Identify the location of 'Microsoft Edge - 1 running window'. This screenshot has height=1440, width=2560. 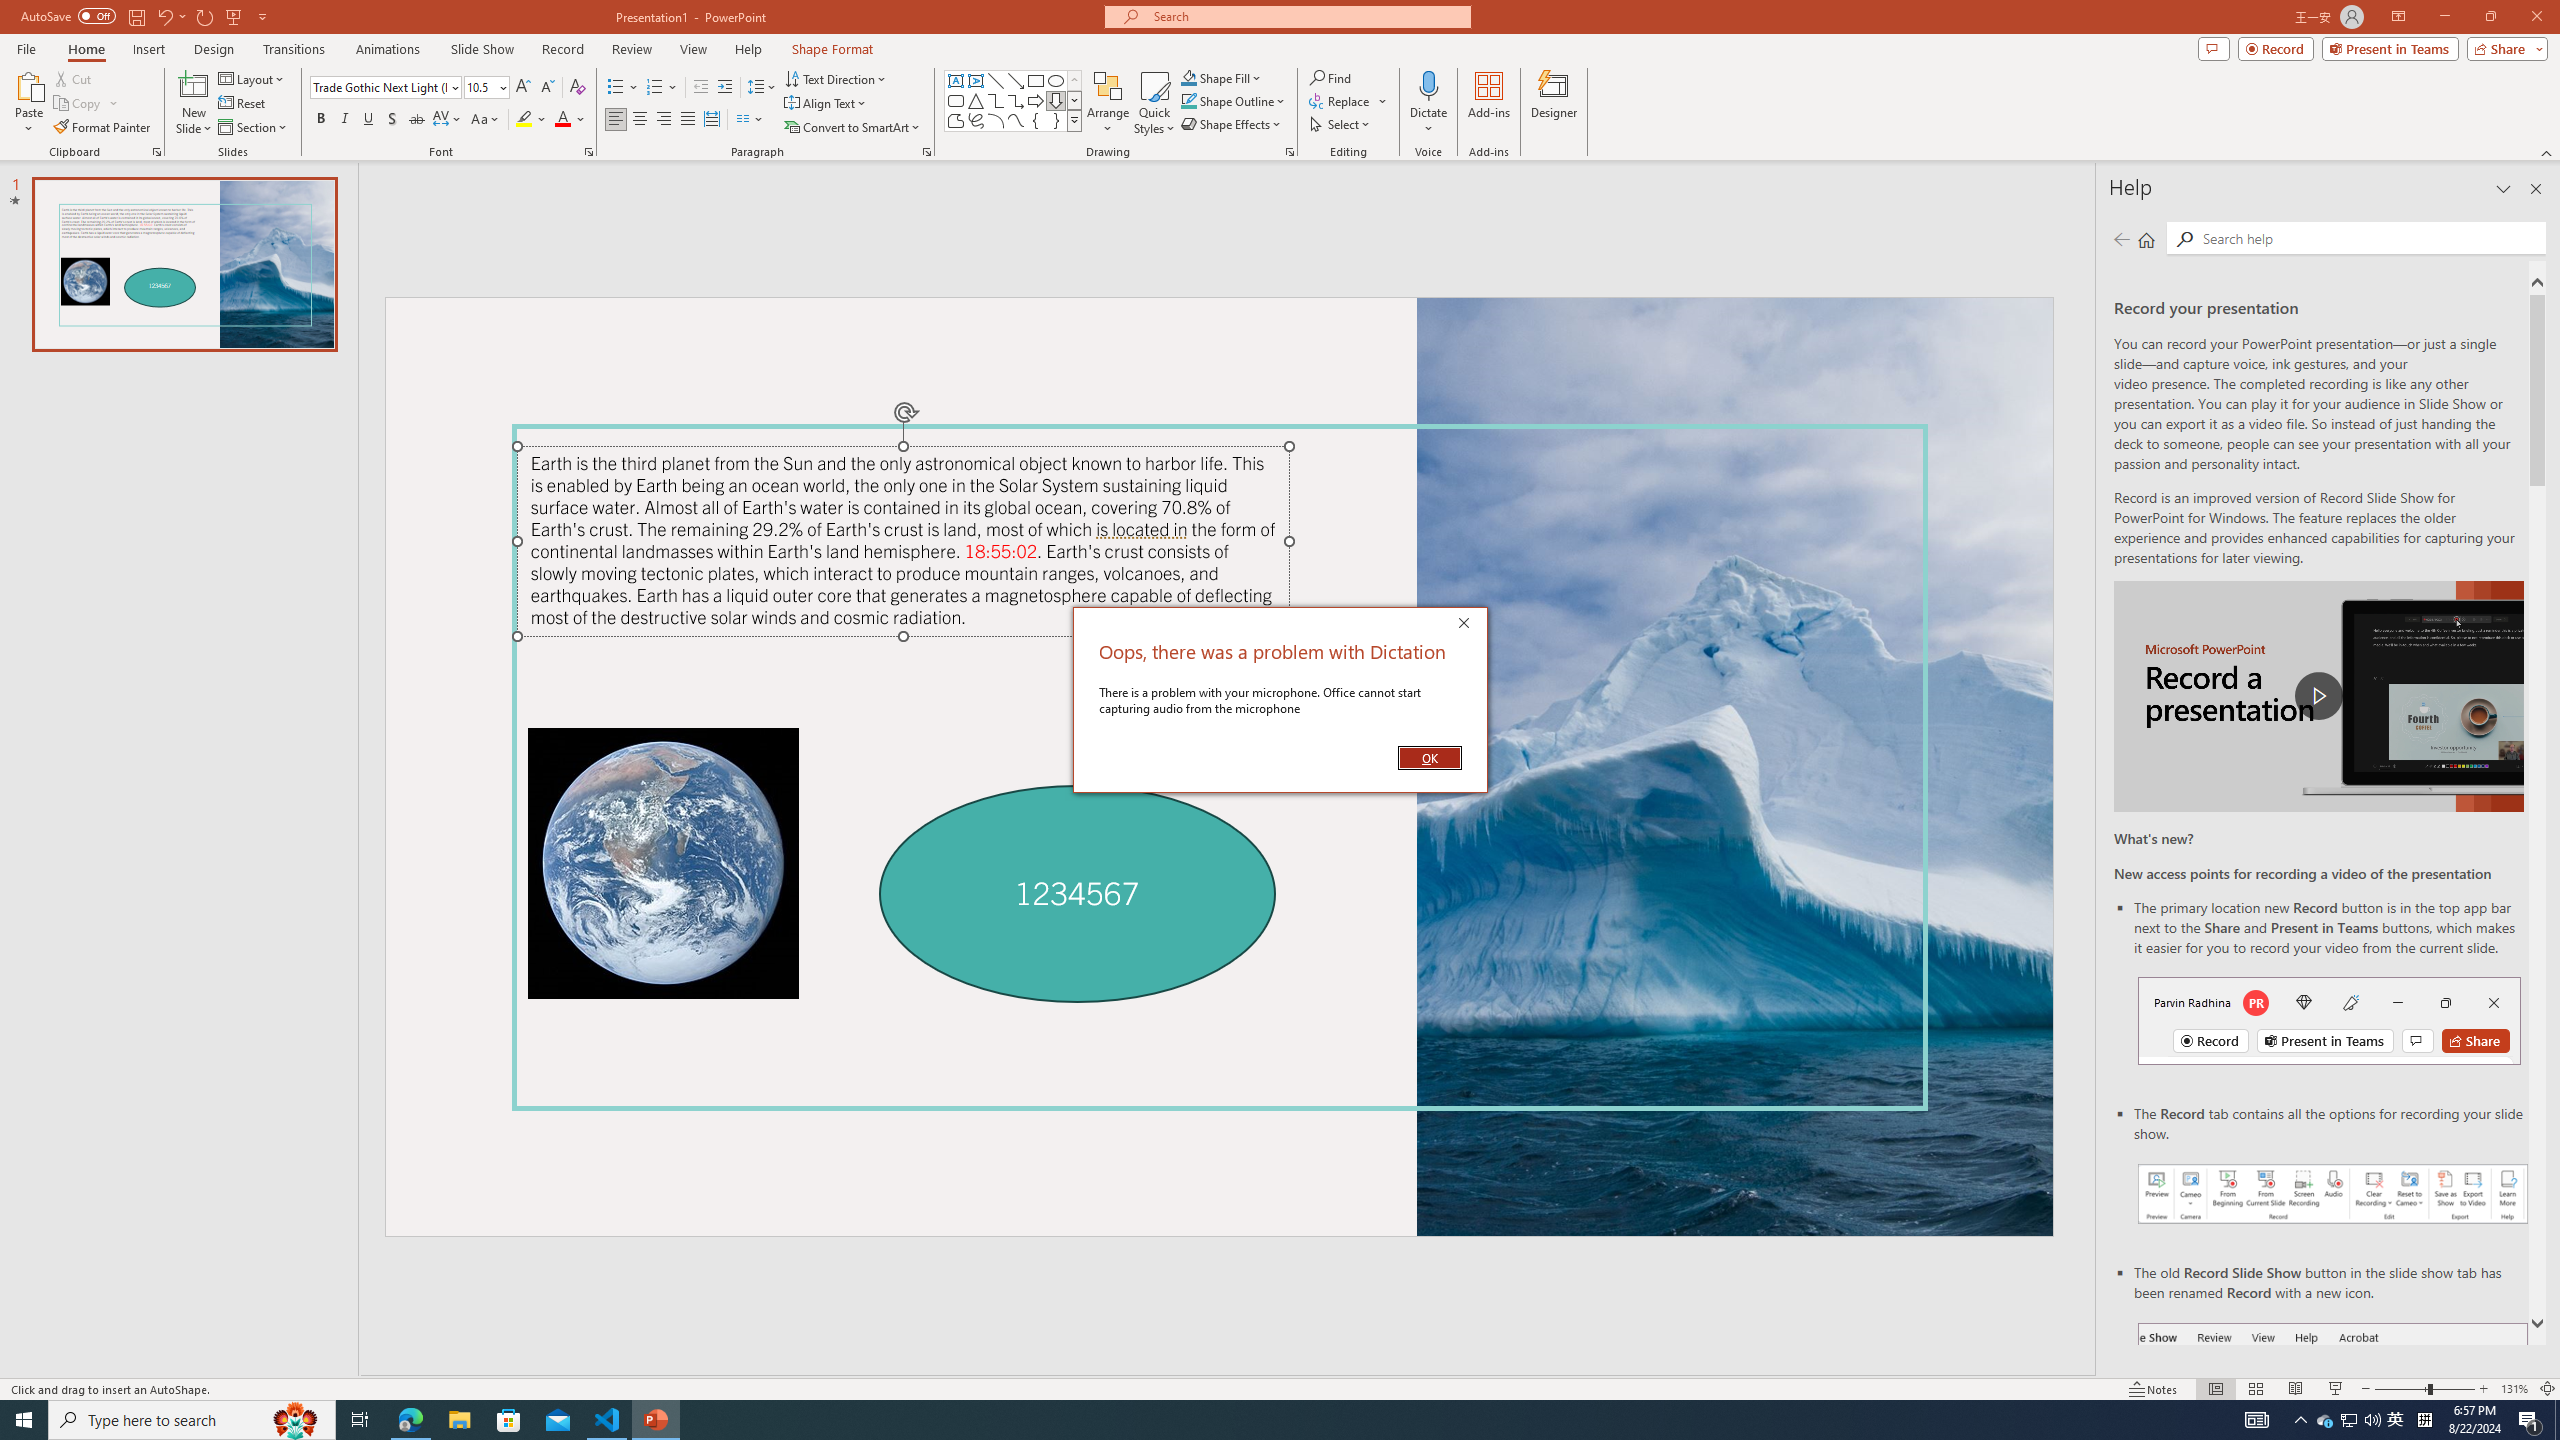
(409, 1418).